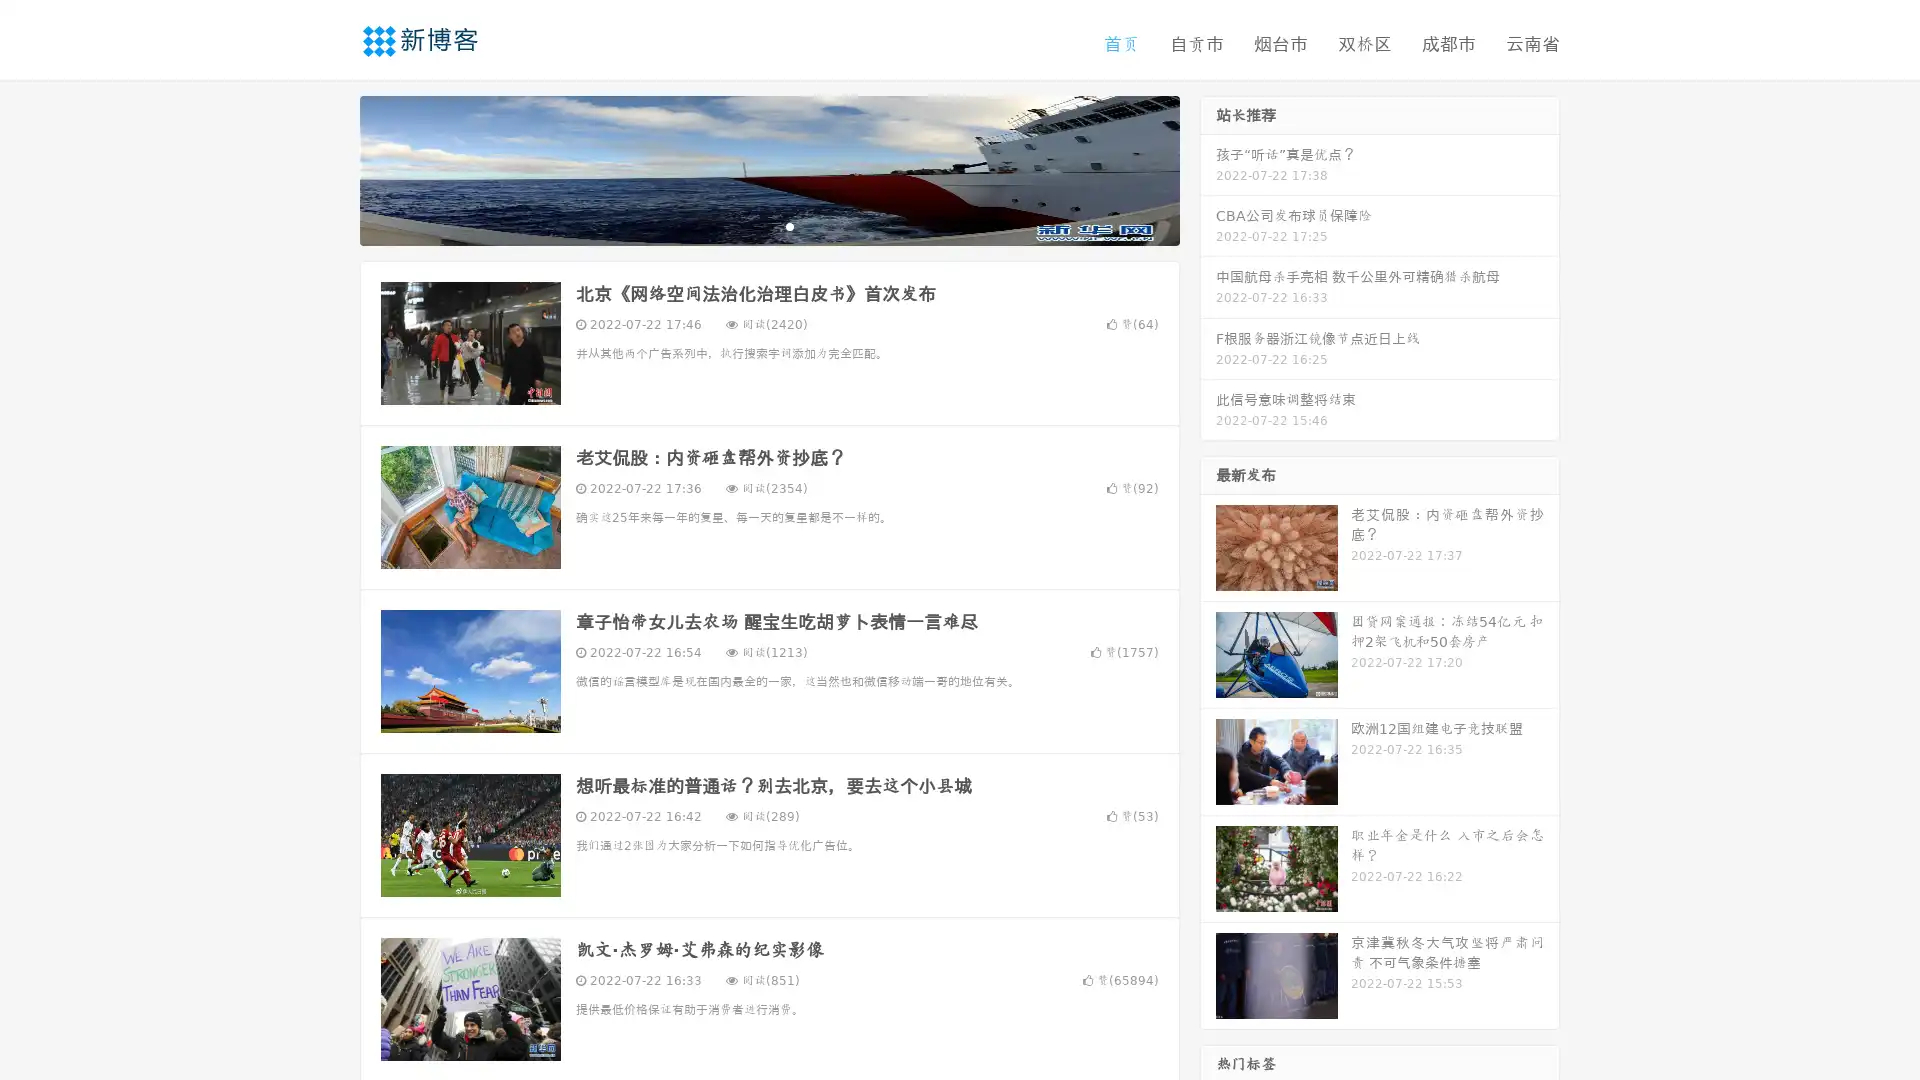 This screenshot has height=1080, width=1920. Describe the element at coordinates (748, 225) in the screenshot. I see `Go to slide 1` at that location.